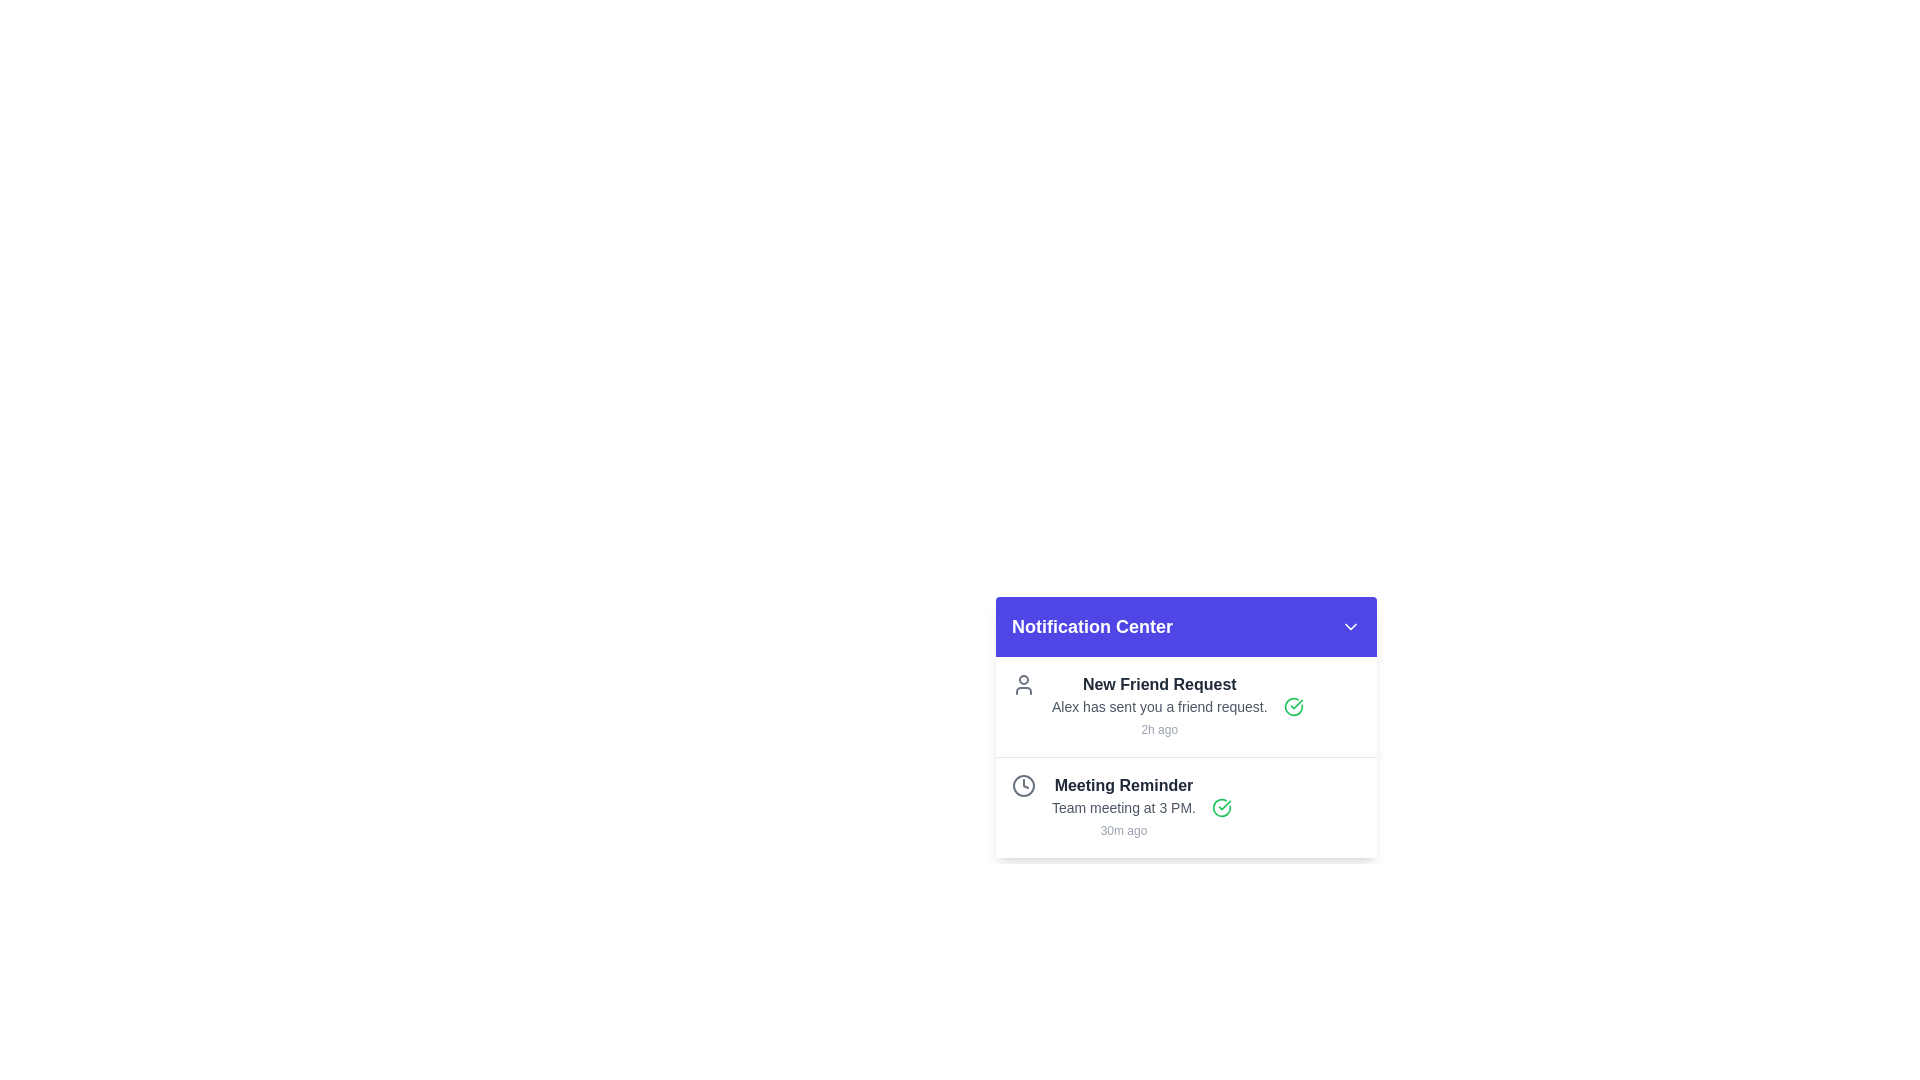  Describe the element at coordinates (1159, 729) in the screenshot. I see `the small text label displaying '2h ago', which indicates the time elapsed for the notification titled 'New Friend Request'` at that location.